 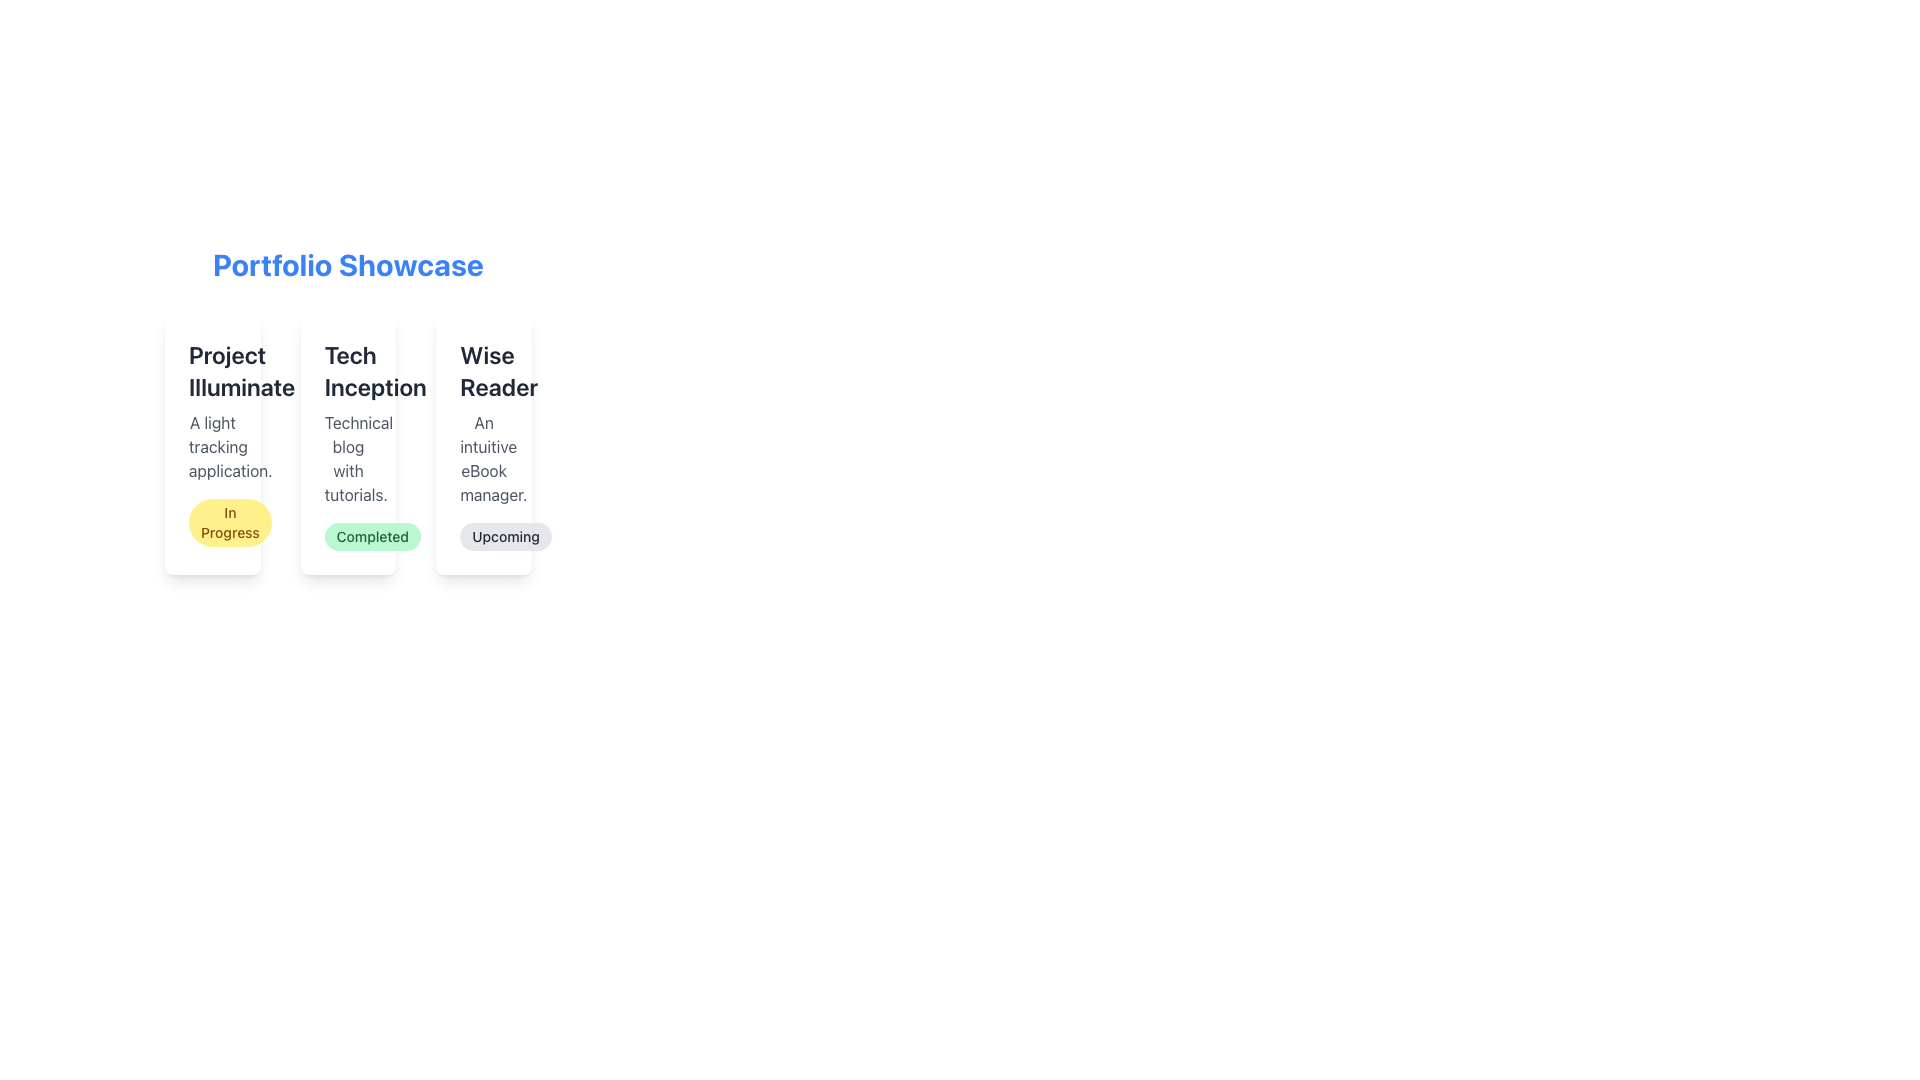 I want to click on the descriptive subtitle text for the 'Wise Reader' project, located below the title text 'Wise Reader' and above the status badge labeled 'Upcoming', so click(x=484, y=459).